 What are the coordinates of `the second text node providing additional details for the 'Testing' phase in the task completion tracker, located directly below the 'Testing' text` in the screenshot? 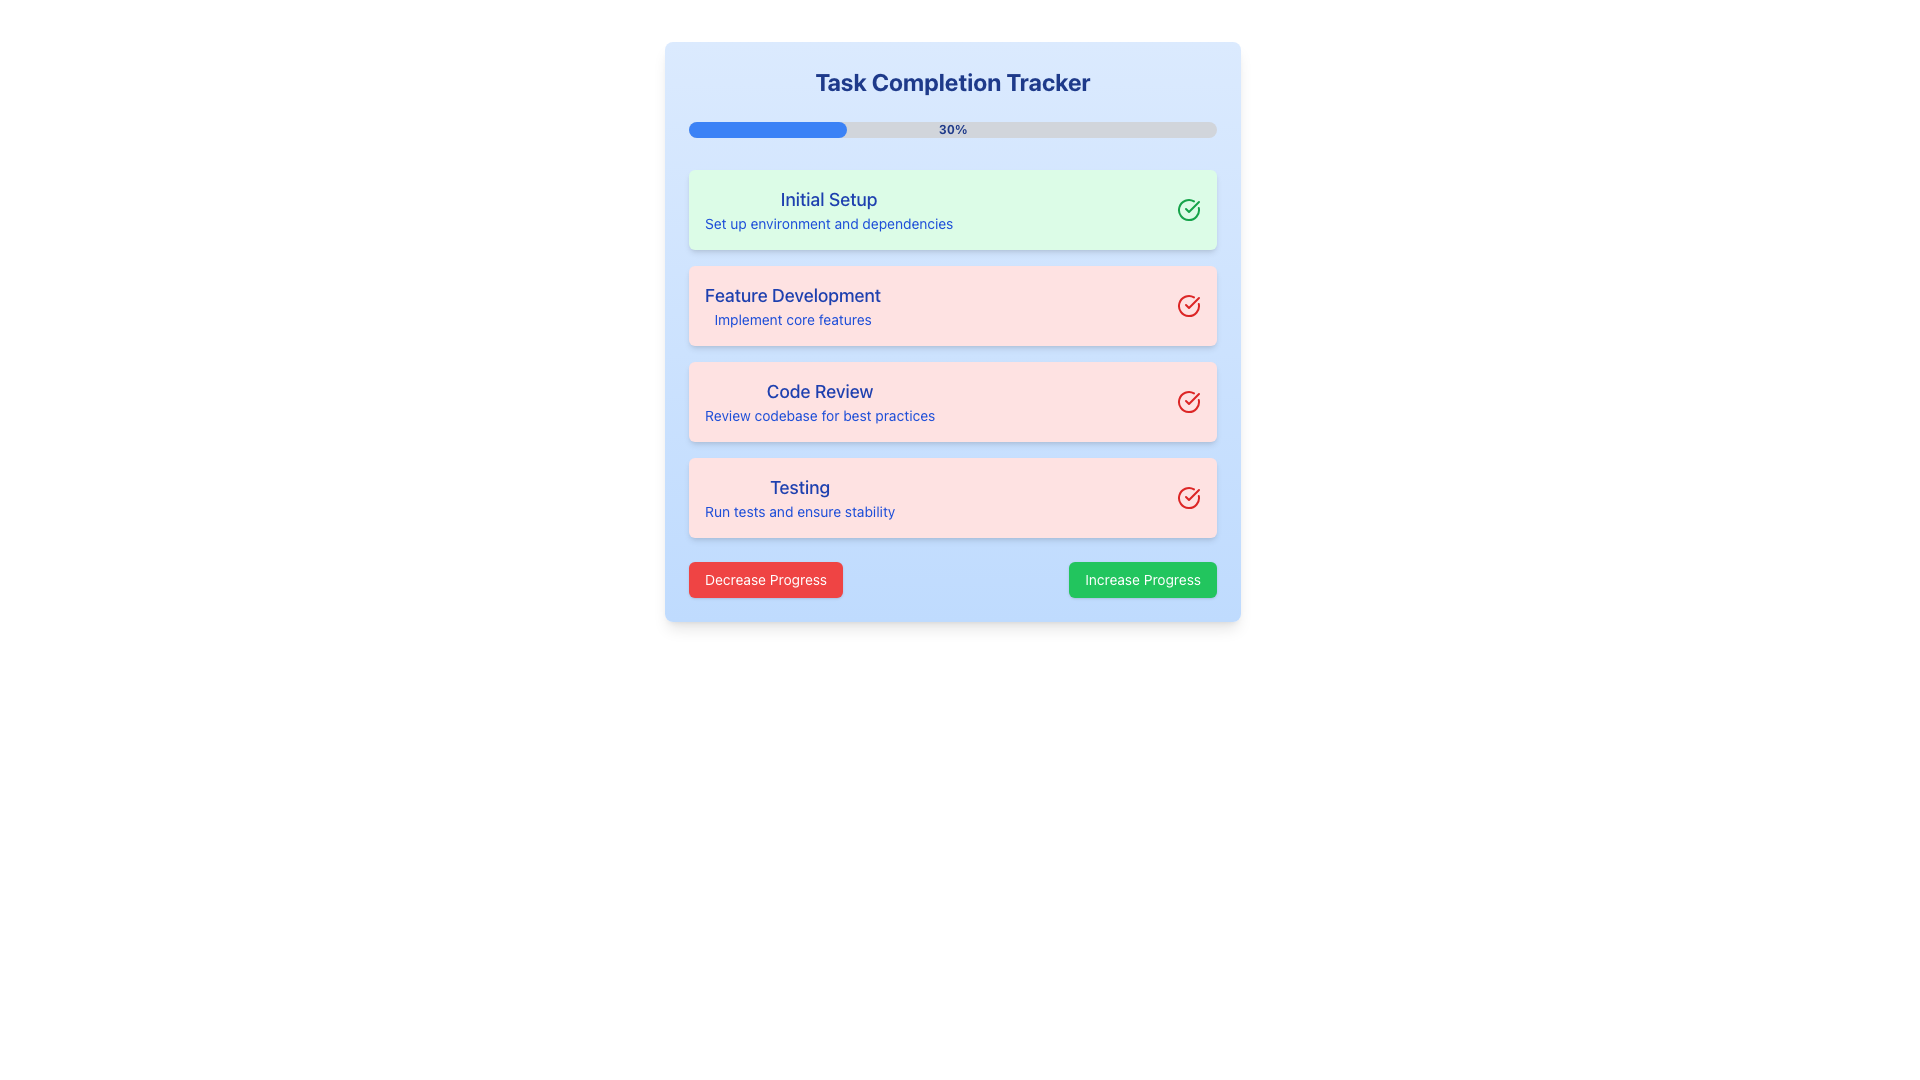 It's located at (800, 511).